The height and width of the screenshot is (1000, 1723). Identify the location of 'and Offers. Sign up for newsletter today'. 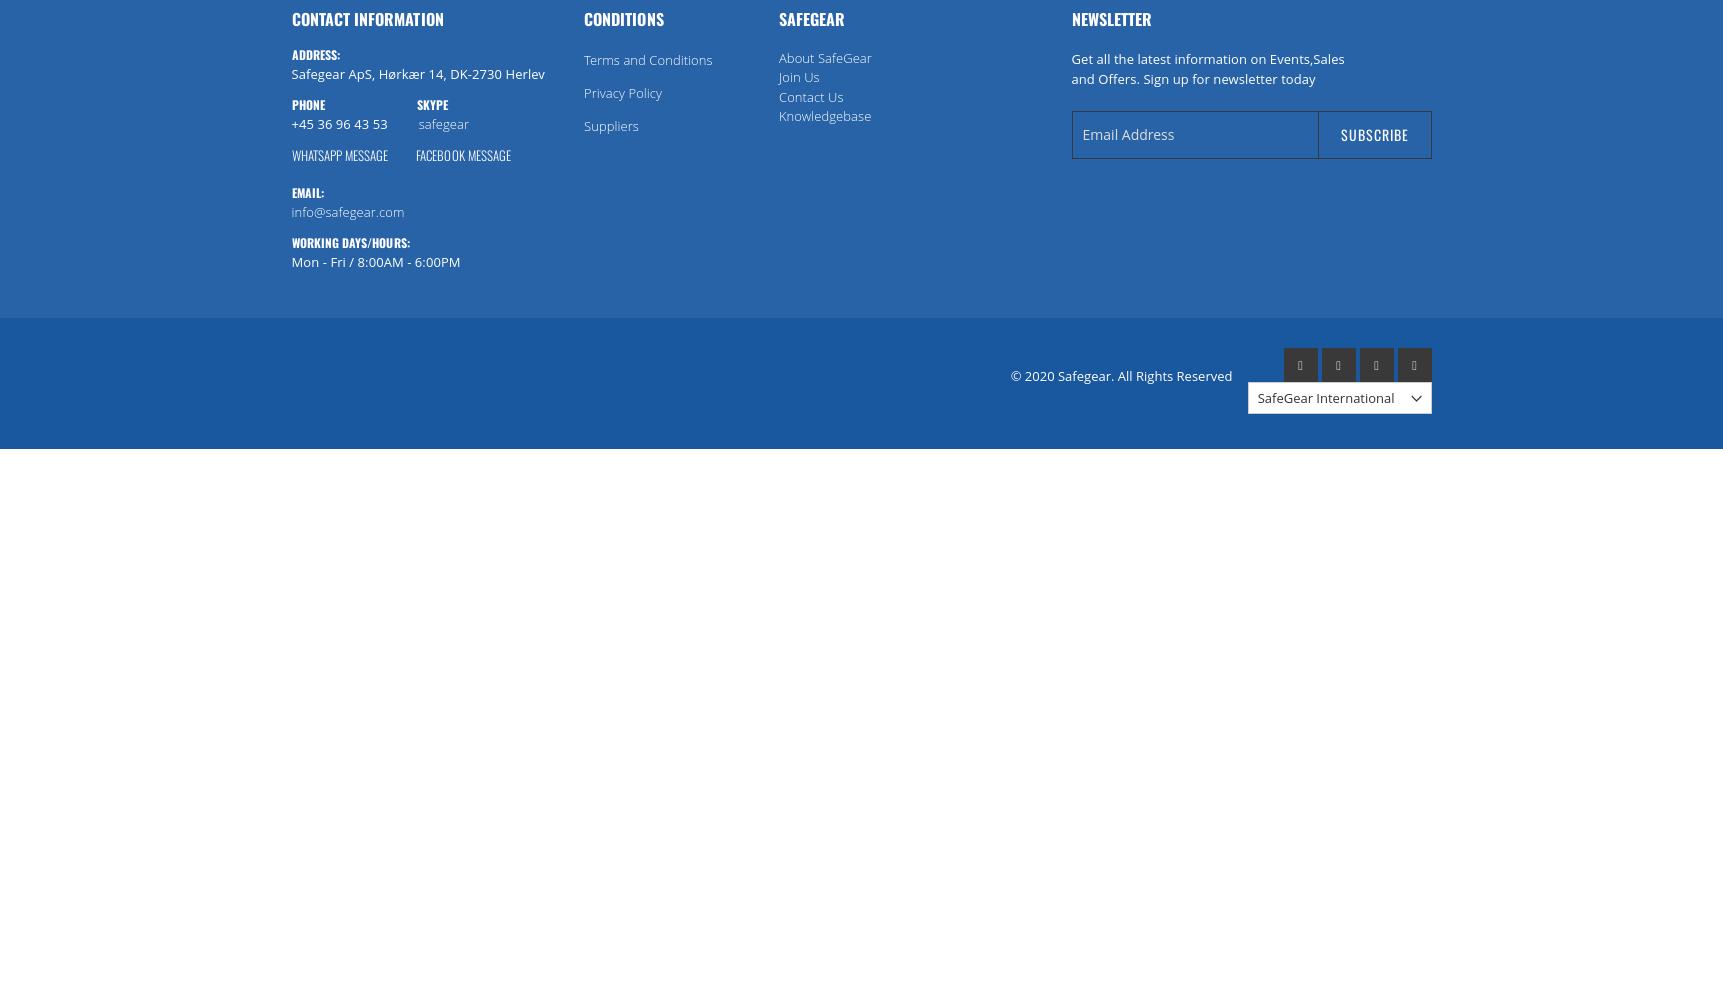
(1193, 77).